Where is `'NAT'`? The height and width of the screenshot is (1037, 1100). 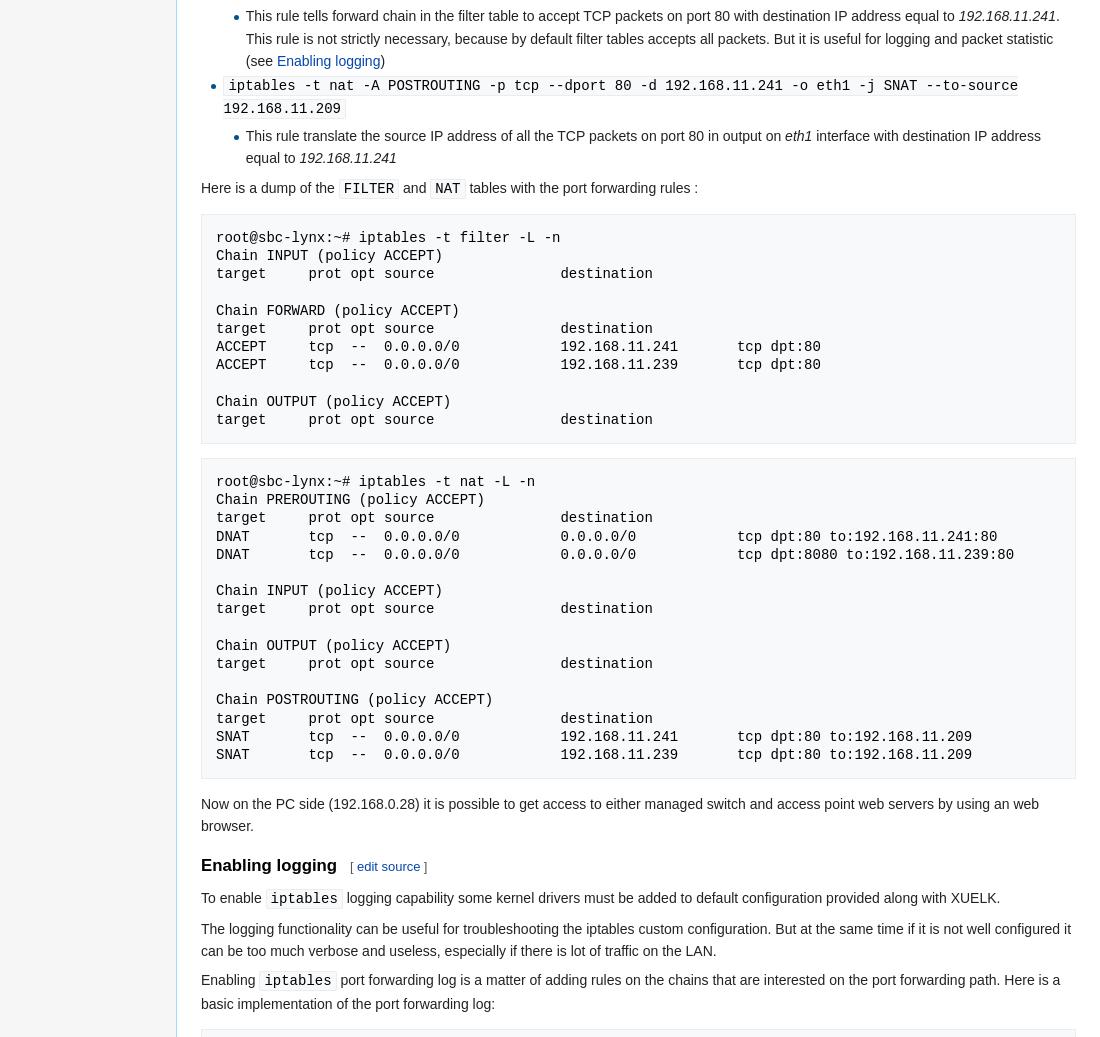
'NAT' is located at coordinates (434, 187).